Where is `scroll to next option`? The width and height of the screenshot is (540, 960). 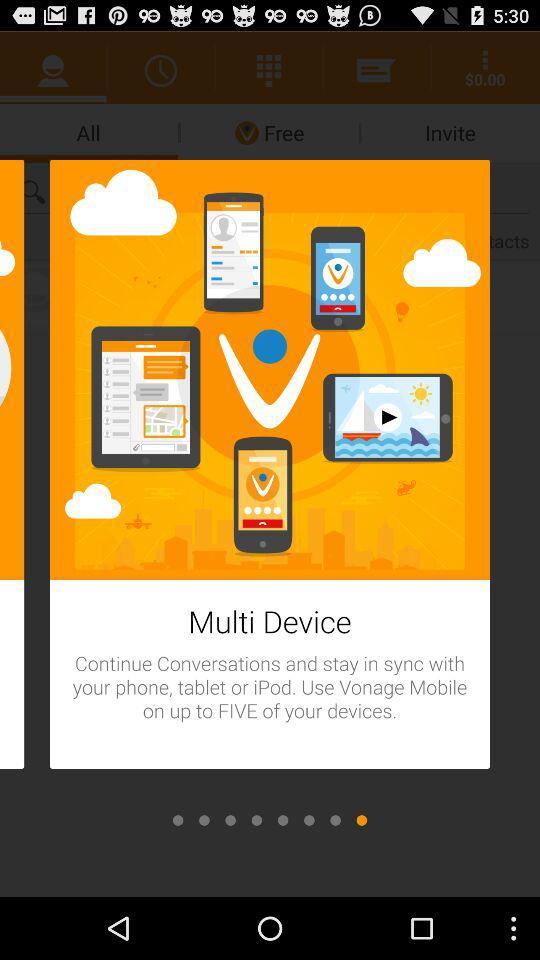
scroll to next option is located at coordinates (178, 820).